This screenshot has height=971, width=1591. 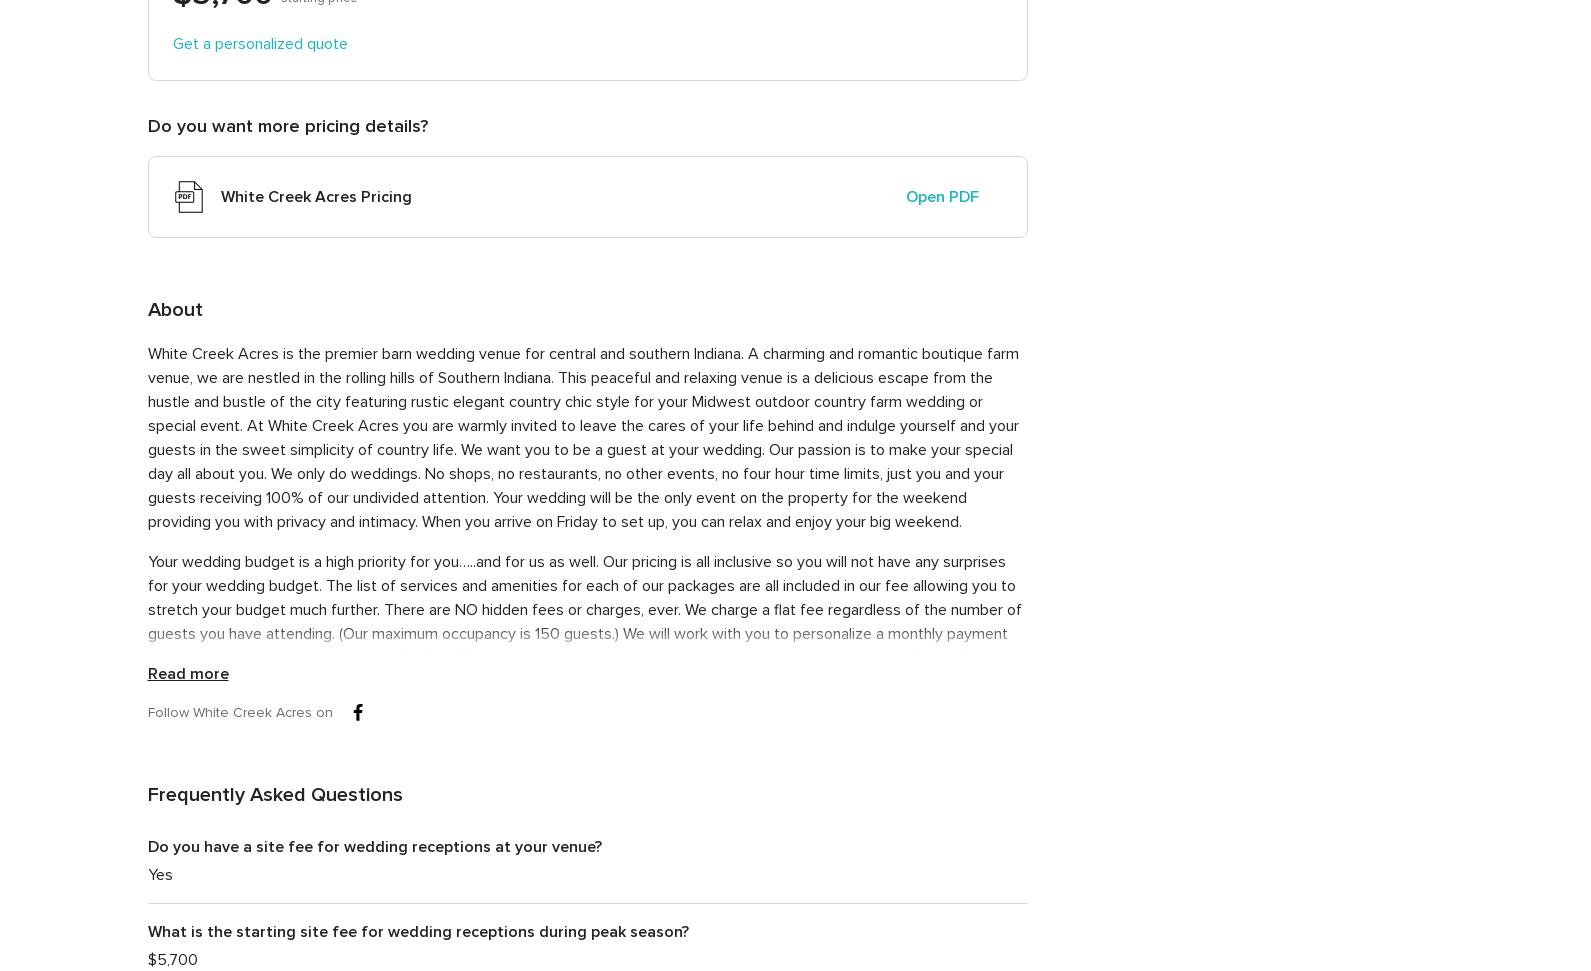 What do you see at coordinates (1300, 216) in the screenshot?
I see `'Lafayette, IN'` at bounding box center [1300, 216].